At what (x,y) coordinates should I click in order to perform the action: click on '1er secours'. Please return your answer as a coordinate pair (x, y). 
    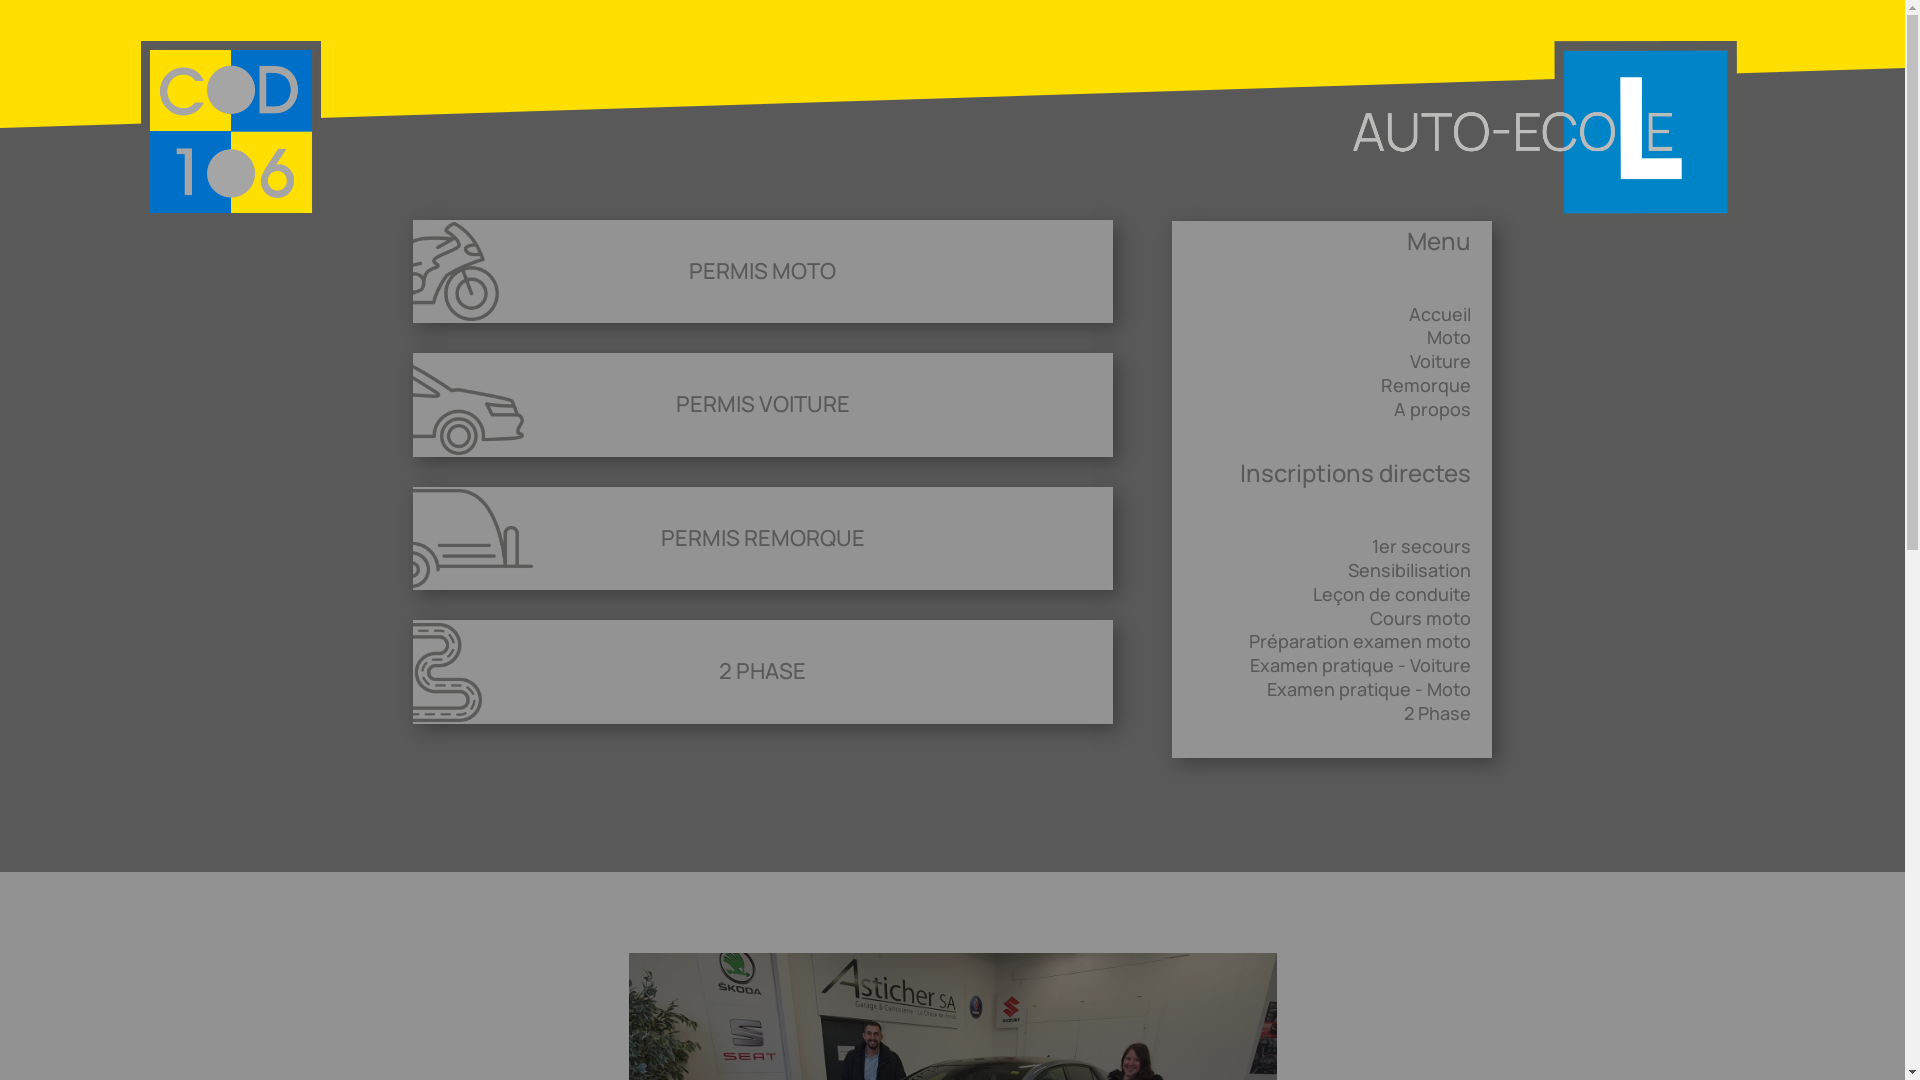
    Looking at the image, I should click on (1371, 546).